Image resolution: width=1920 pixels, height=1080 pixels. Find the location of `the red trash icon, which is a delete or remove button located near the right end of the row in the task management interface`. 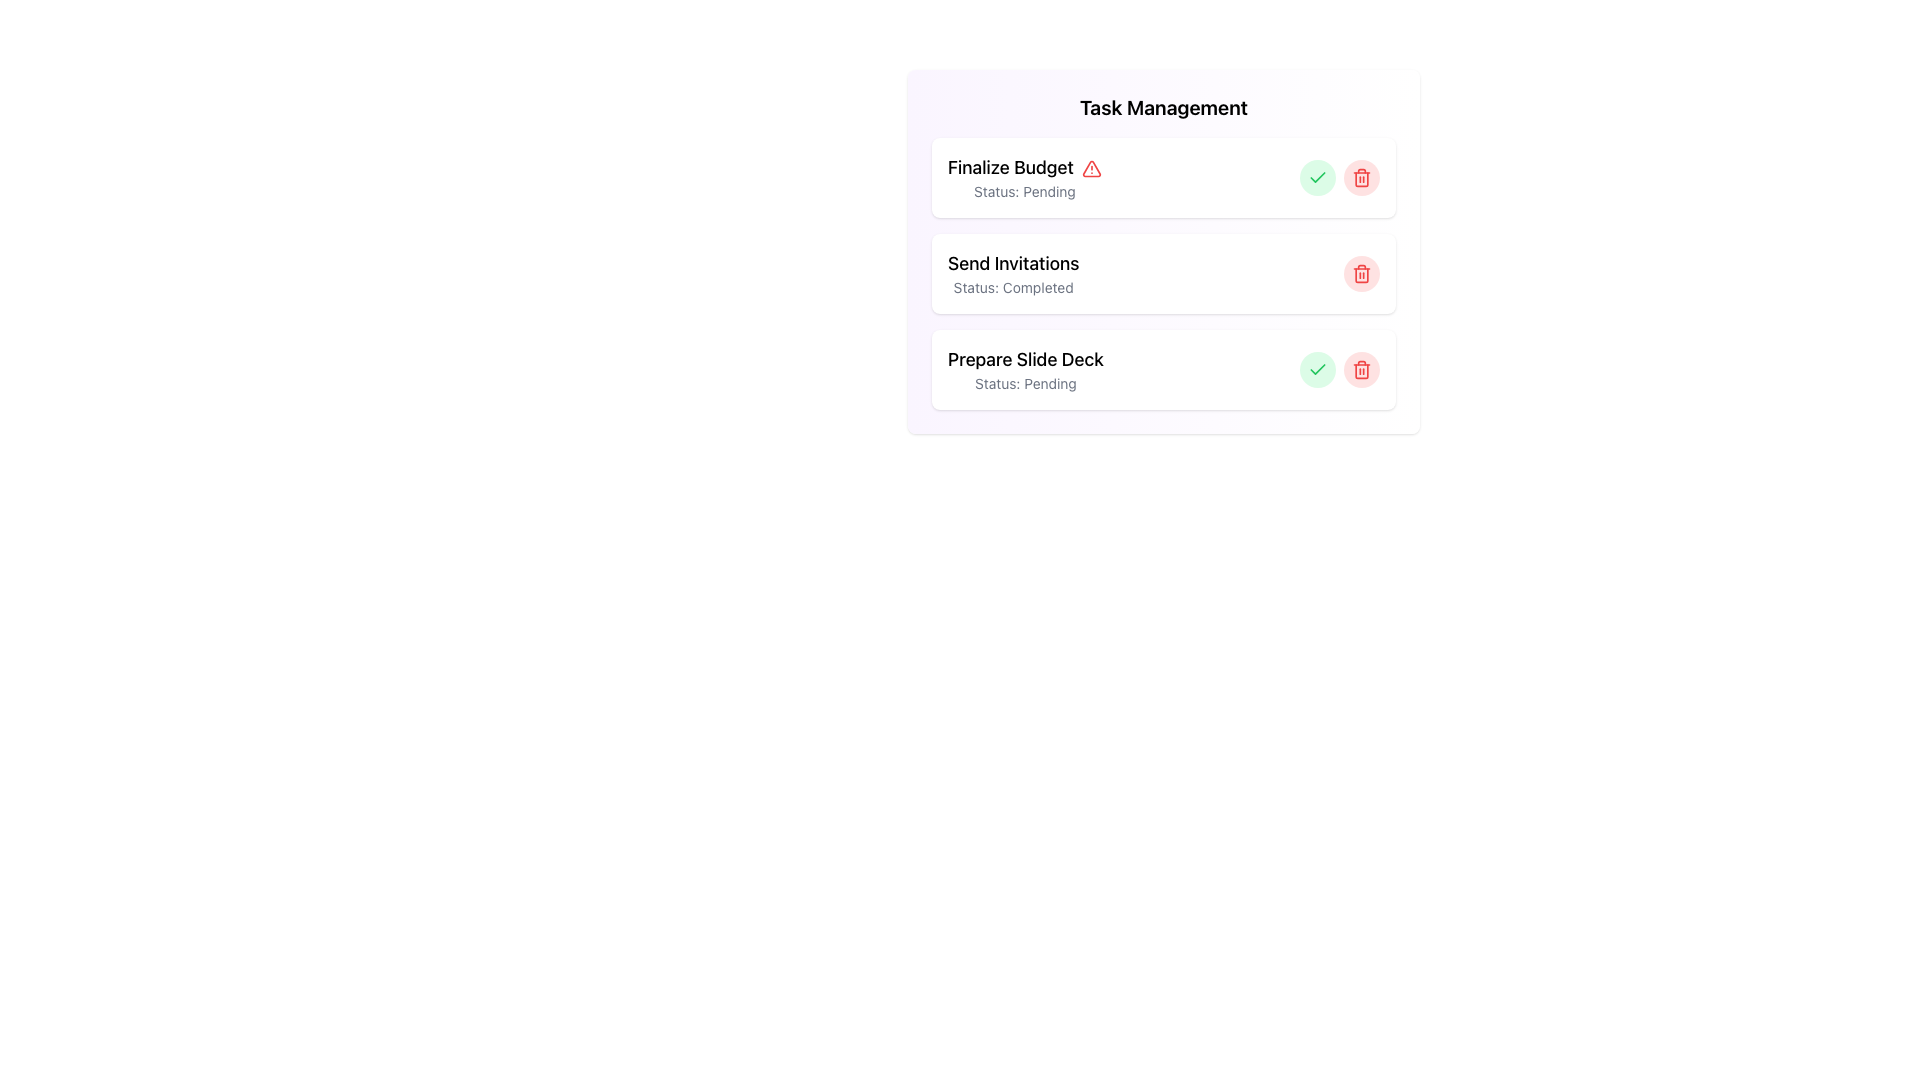

the red trash icon, which is a delete or remove button located near the right end of the row in the task management interface is located at coordinates (1361, 370).